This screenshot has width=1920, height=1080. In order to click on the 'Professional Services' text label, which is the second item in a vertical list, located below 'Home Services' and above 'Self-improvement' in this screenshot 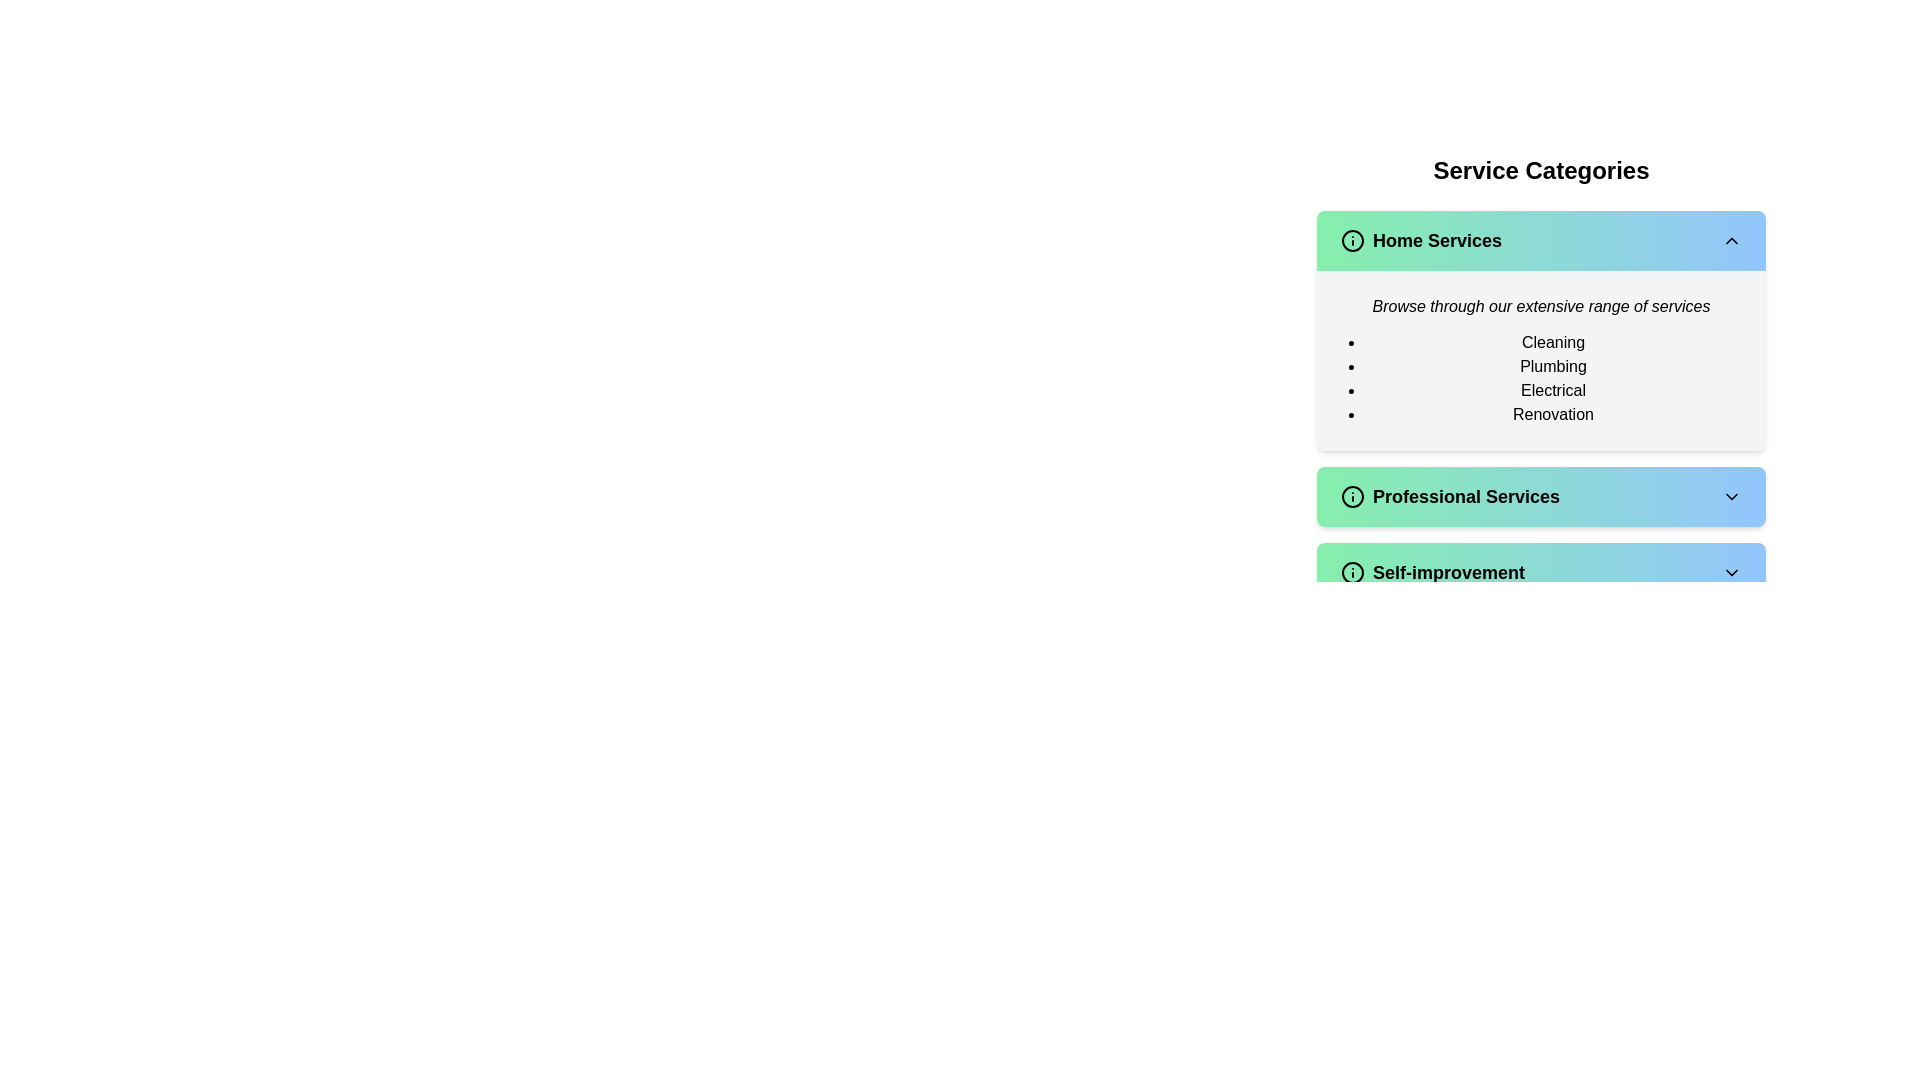, I will do `click(1450, 496)`.